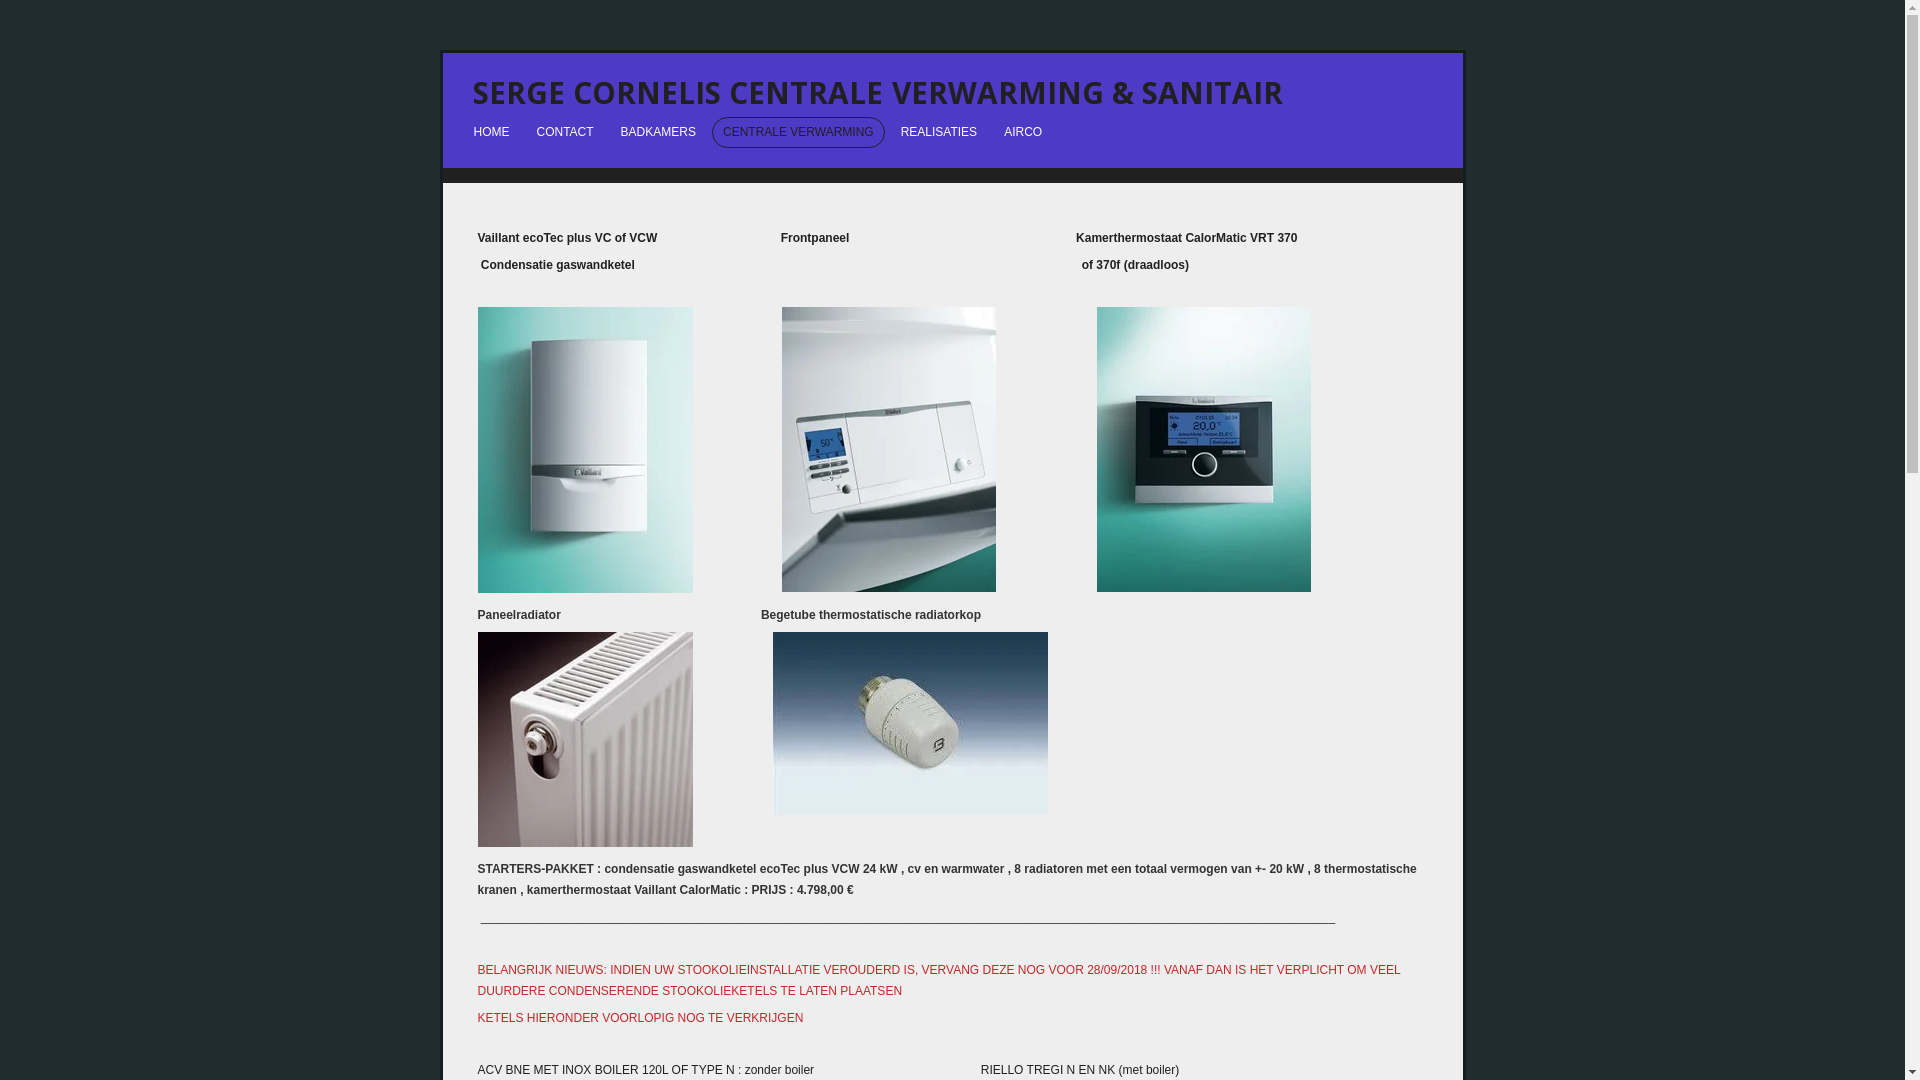  What do you see at coordinates (1022, 132) in the screenshot?
I see `'AIRCO'` at bounding box center [1022, 132].